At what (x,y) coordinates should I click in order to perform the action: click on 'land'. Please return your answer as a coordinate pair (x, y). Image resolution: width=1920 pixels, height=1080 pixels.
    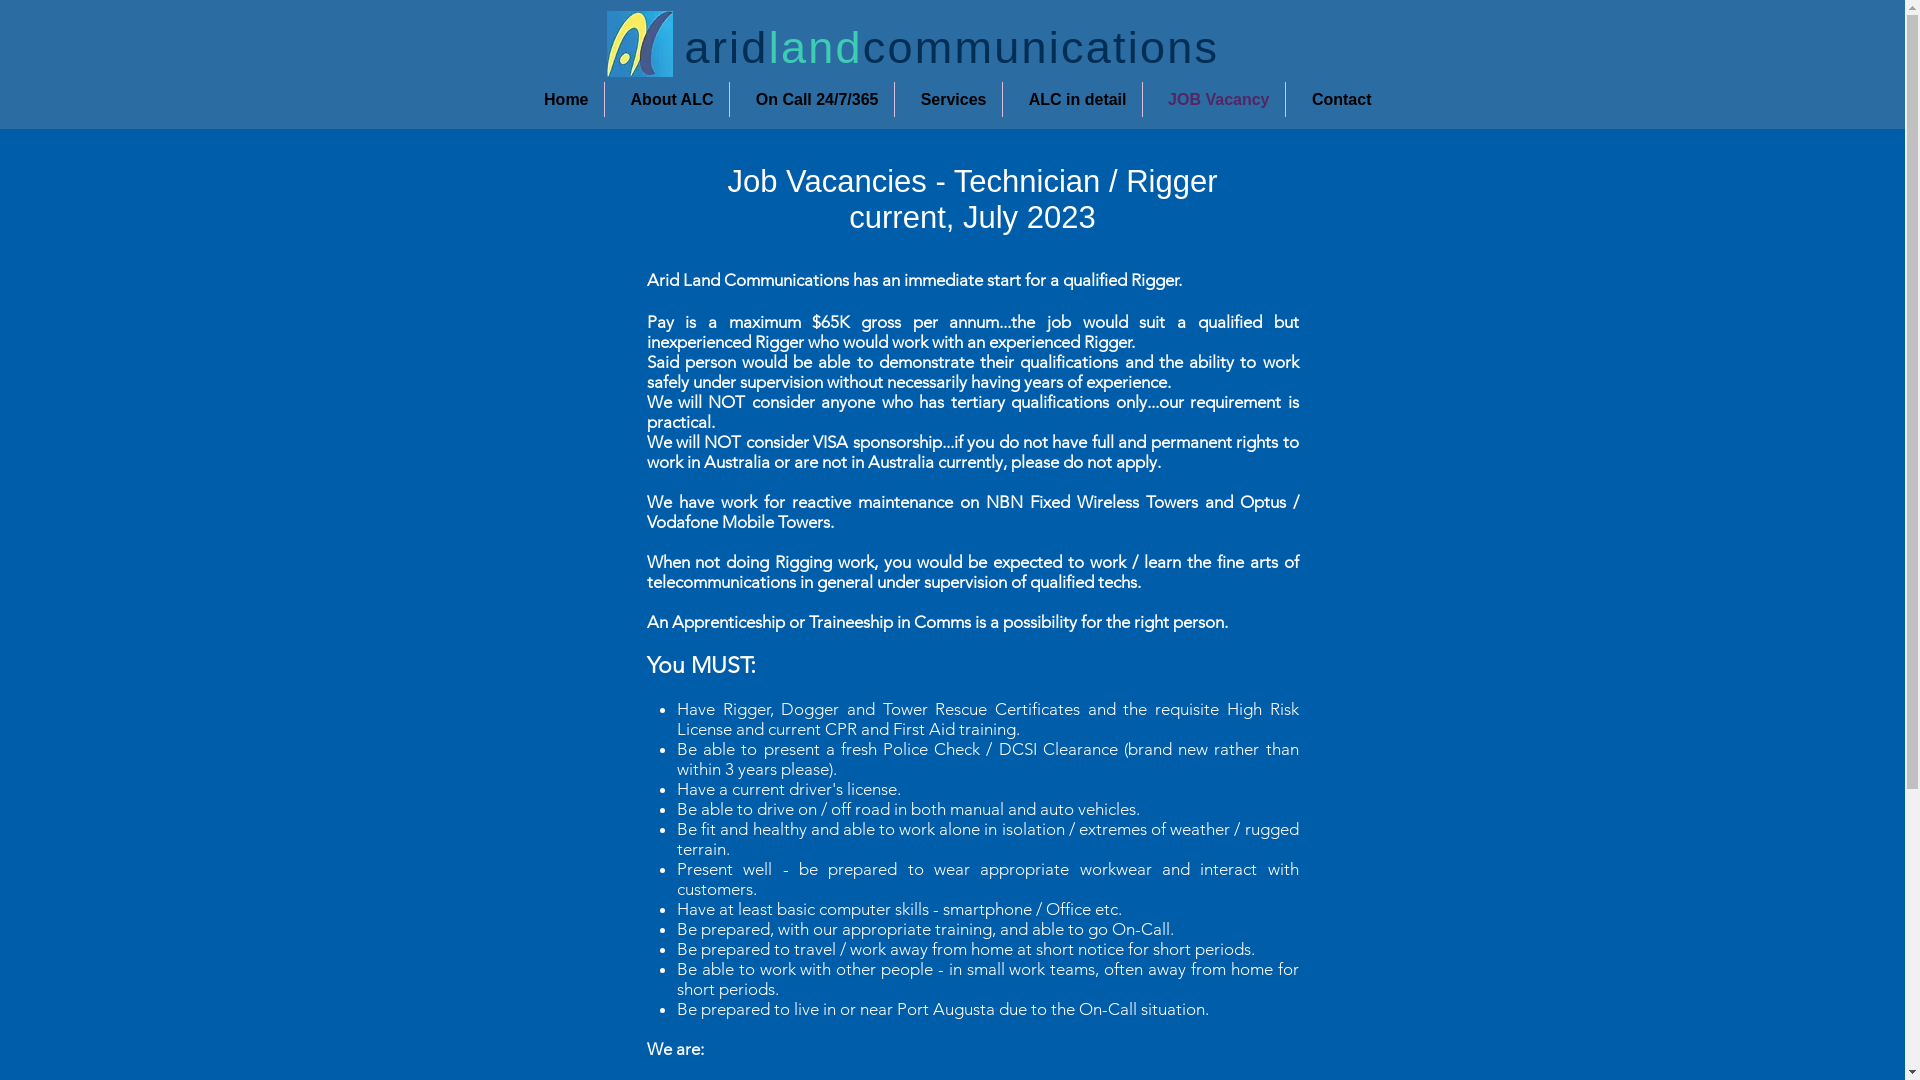
    Looking at the image, I should click on (816, 46).